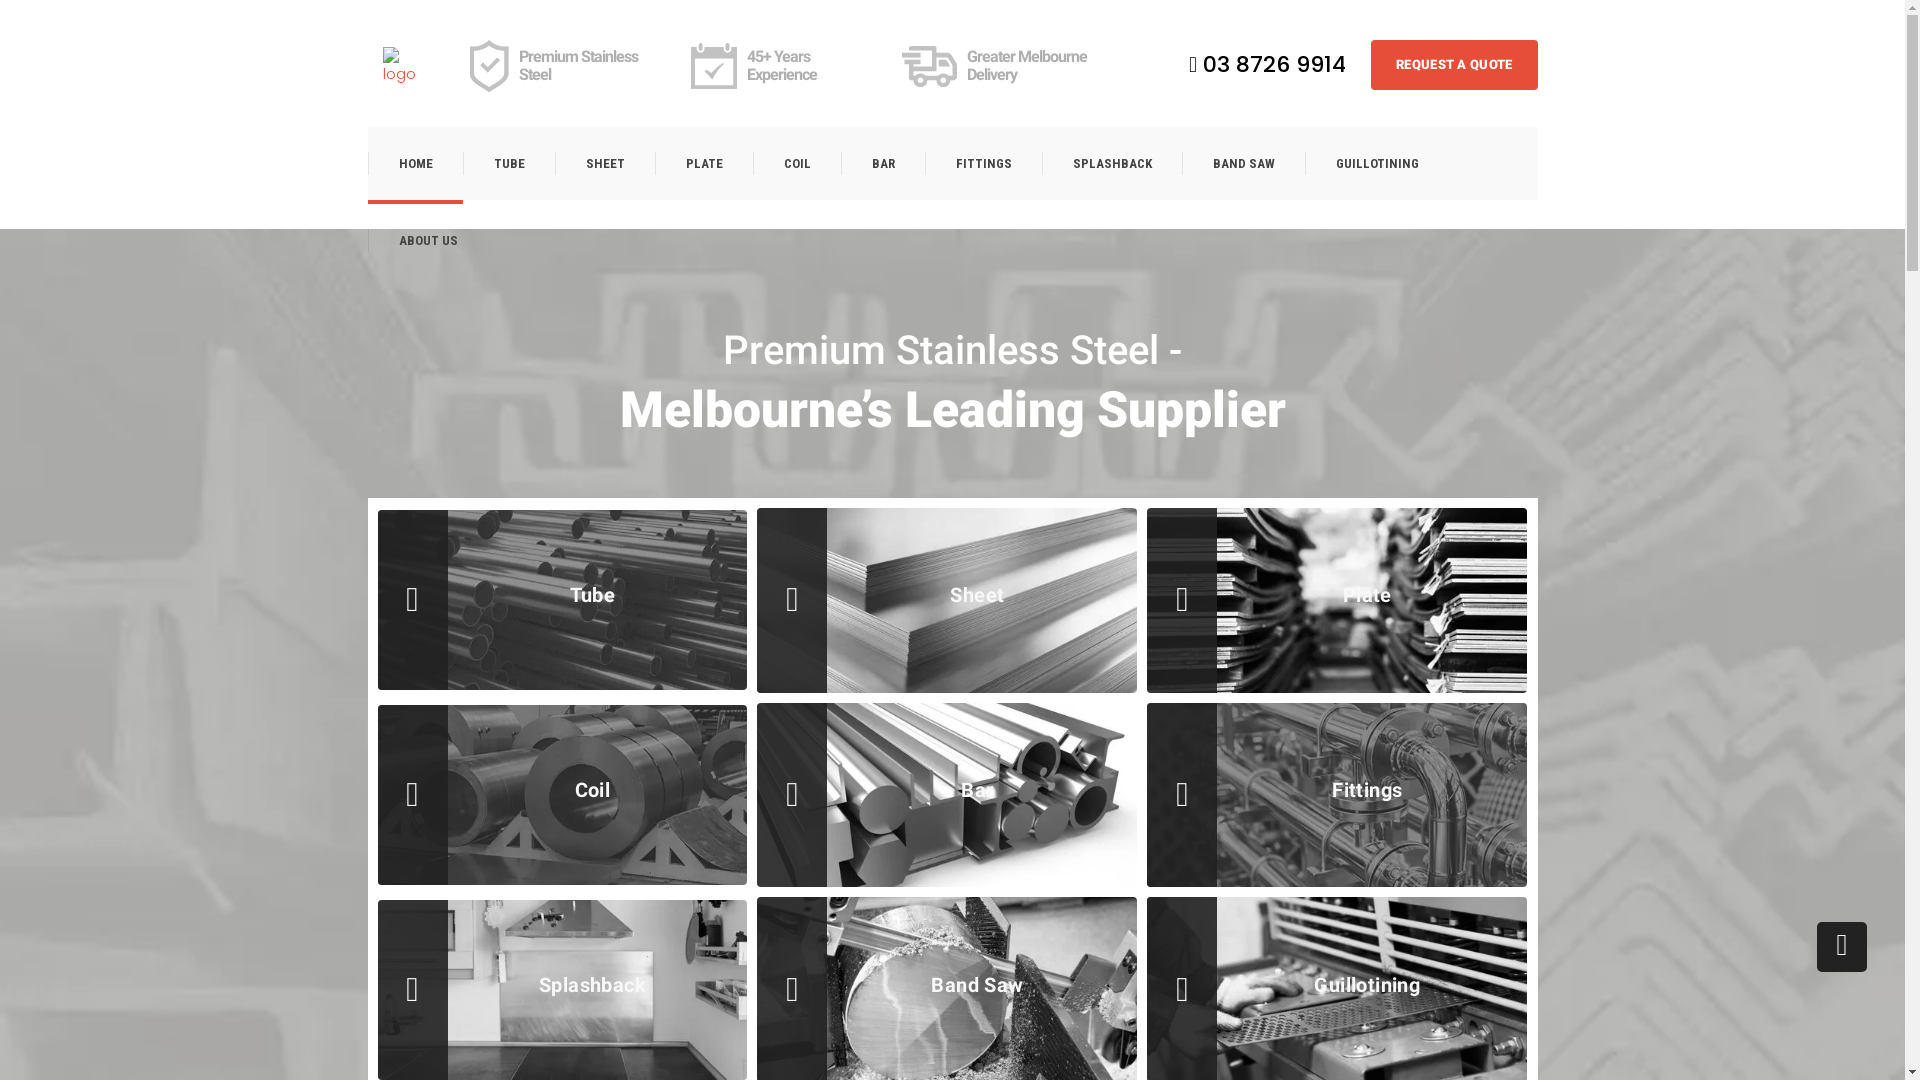  What do you see at coordinates (1454, 64) in the screenshot?
I see `'REQUEST A QUOTE'` at bounding box center [1454, 64].